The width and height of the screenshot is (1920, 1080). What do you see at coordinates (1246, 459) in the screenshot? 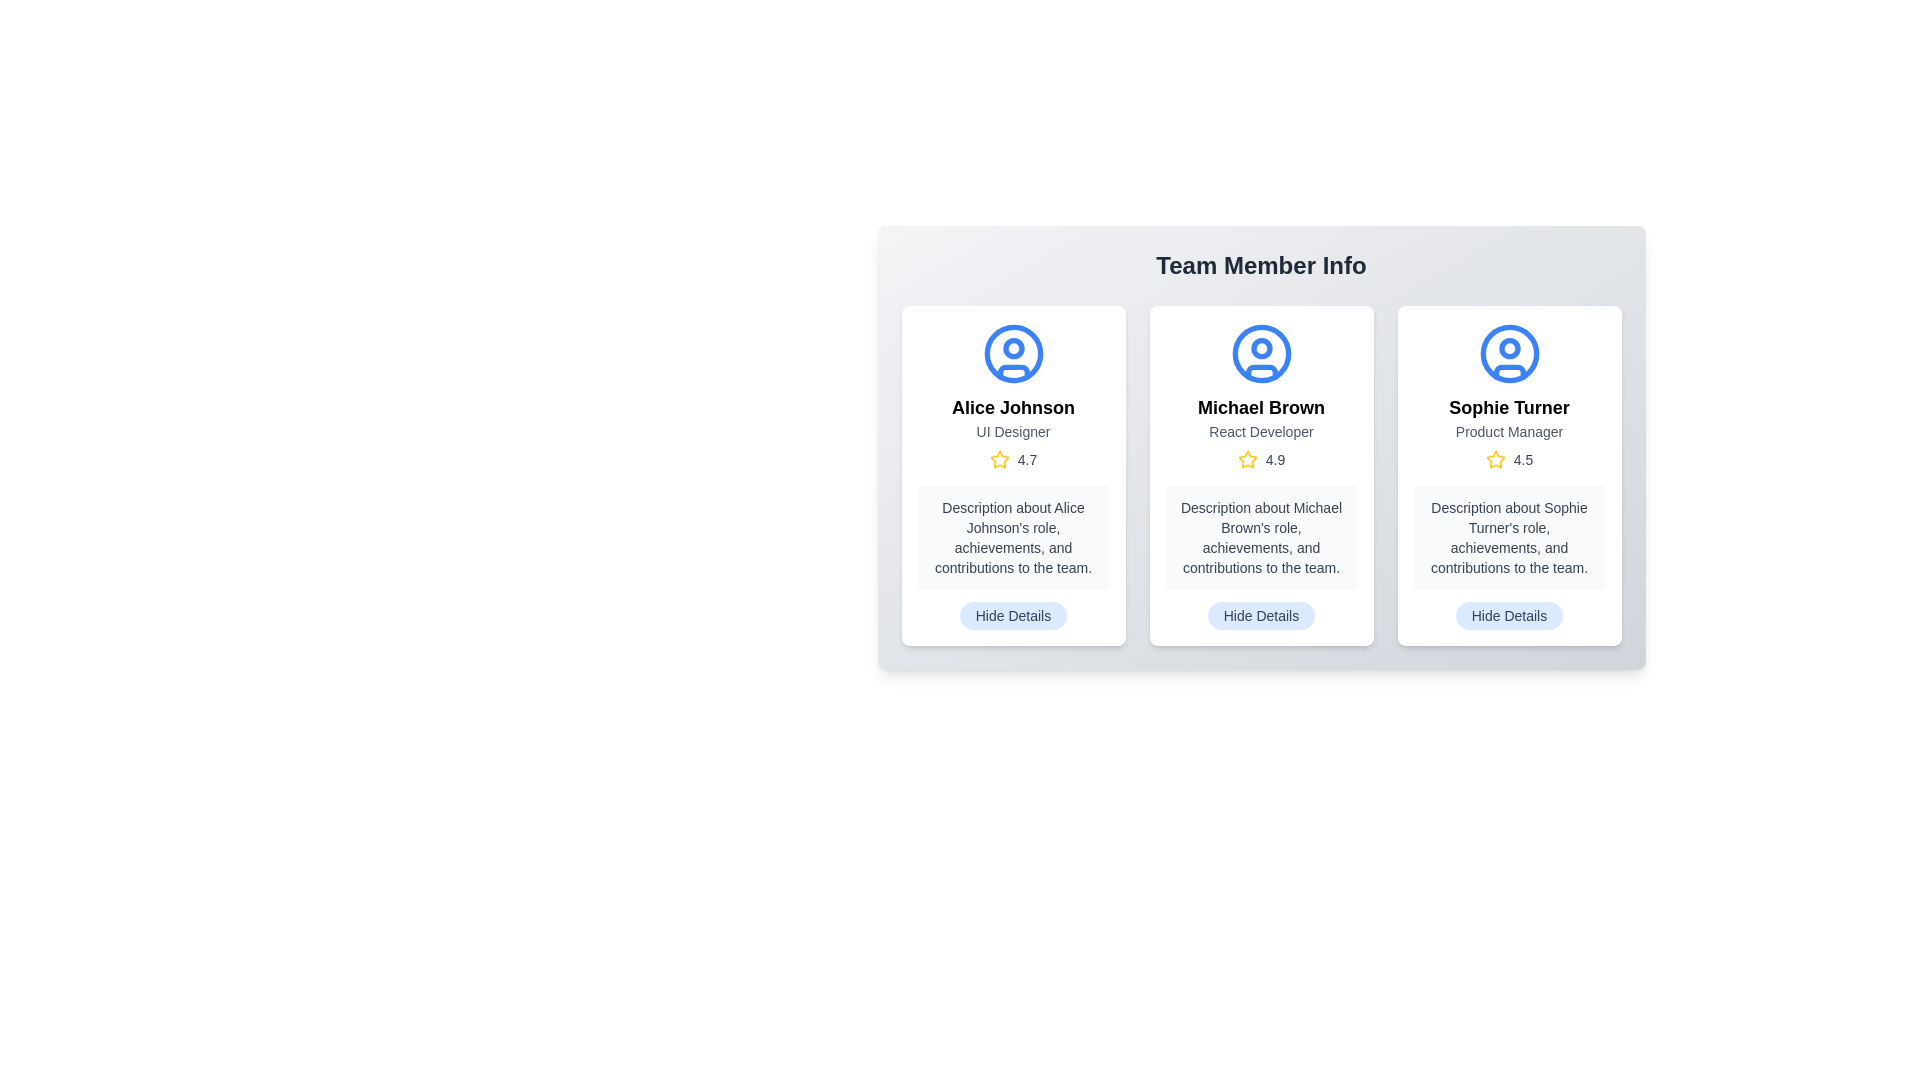
I see `the yellow star icon representing a rating feature located beside the numeric rating value '4.9' under the header 'Michael Brown'` at bounding box center [1246, 459].